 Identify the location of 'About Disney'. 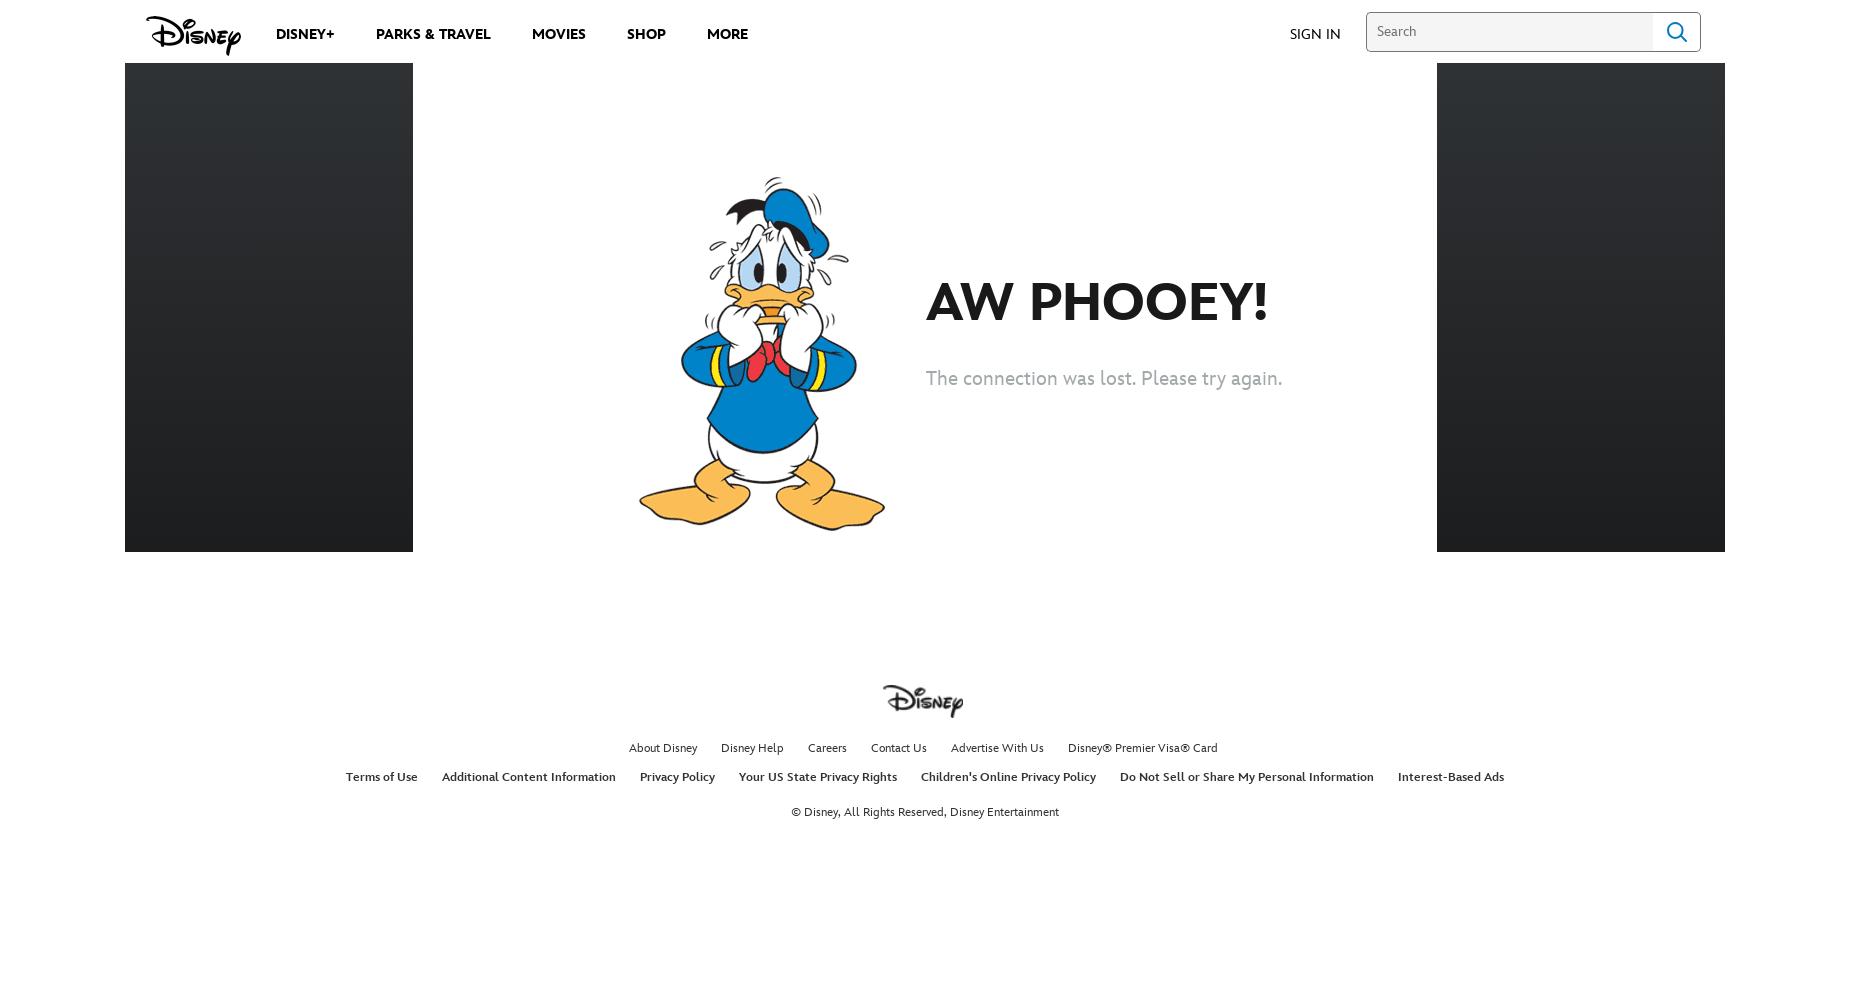
(661, 747).